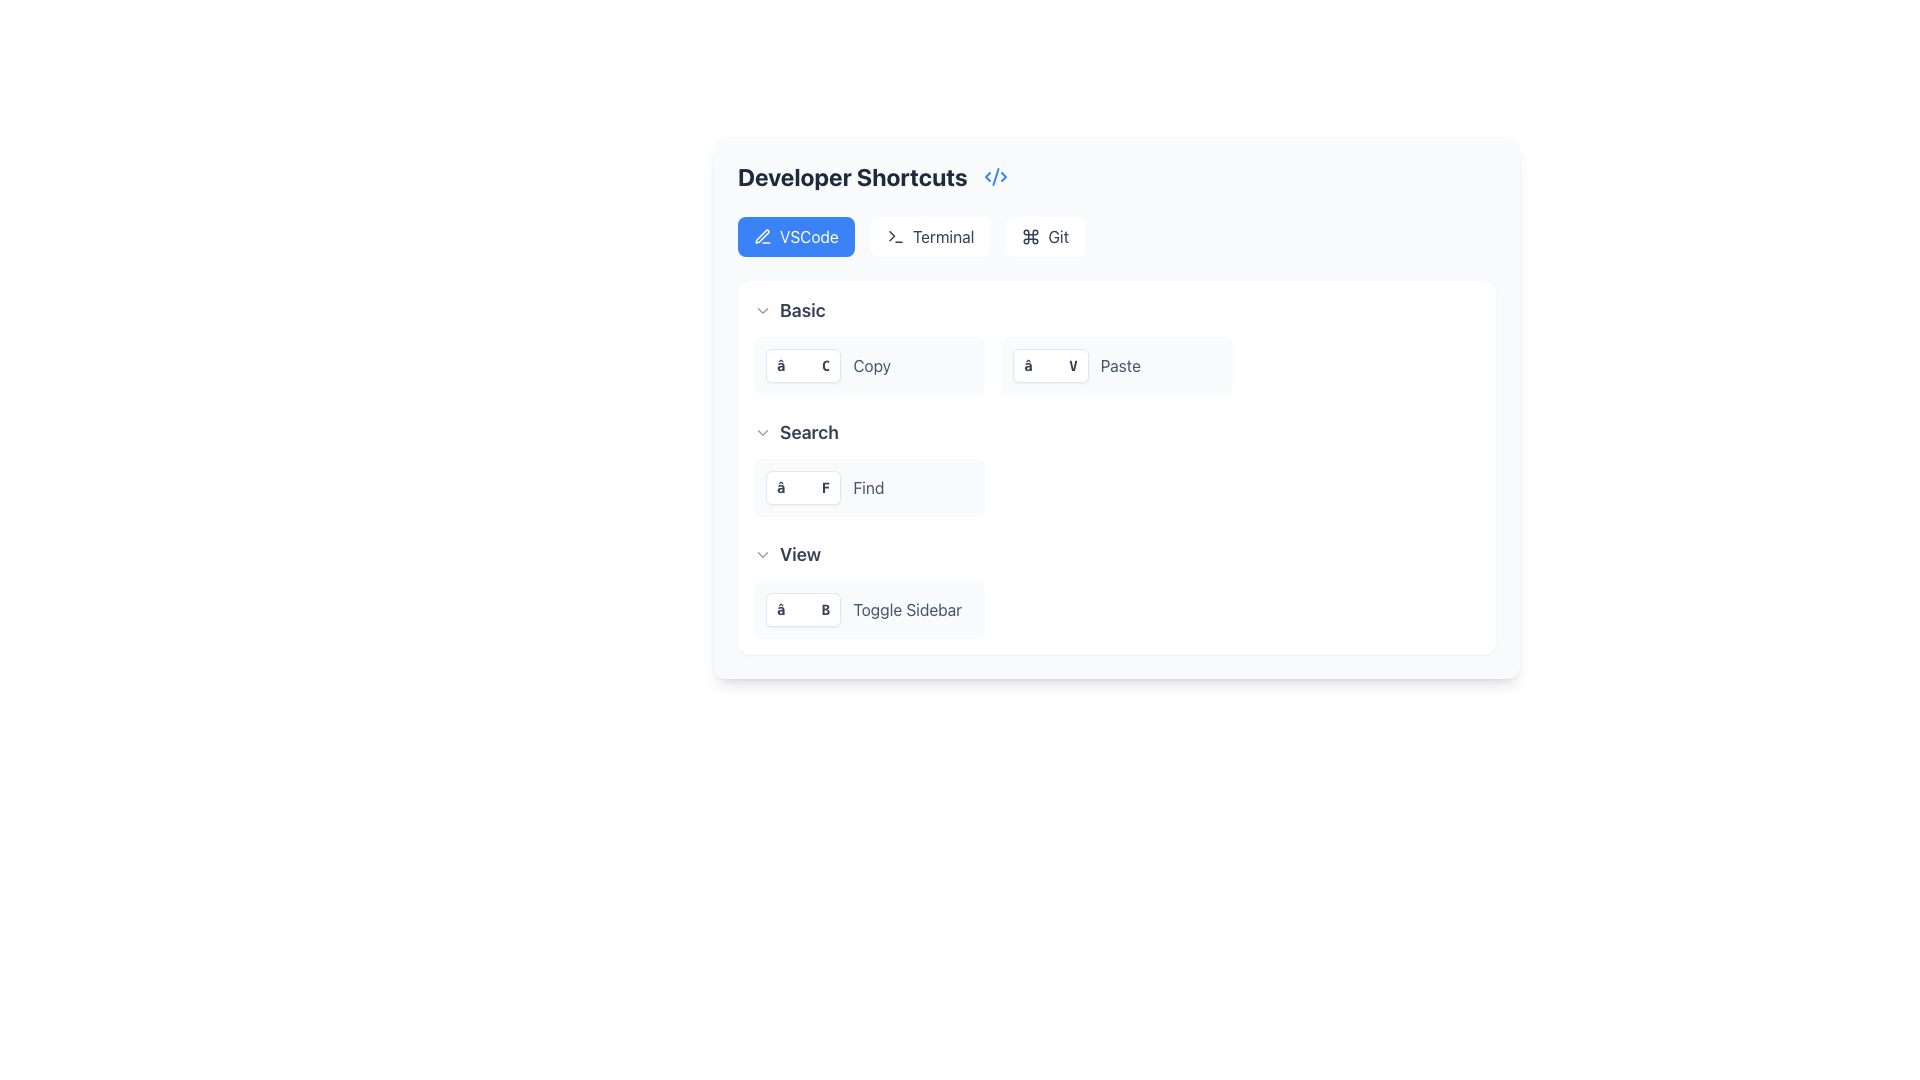  What do you see at coordinates (803, 366) in the screenshot?
I see `the Keyboard shortcut indicator for 'Copy' located in the 'Basic' section of the 'Developer Shortcuts' panel, which features a symbol followed by 'C' in a small rectangular area` at bounding box center [803, 366].